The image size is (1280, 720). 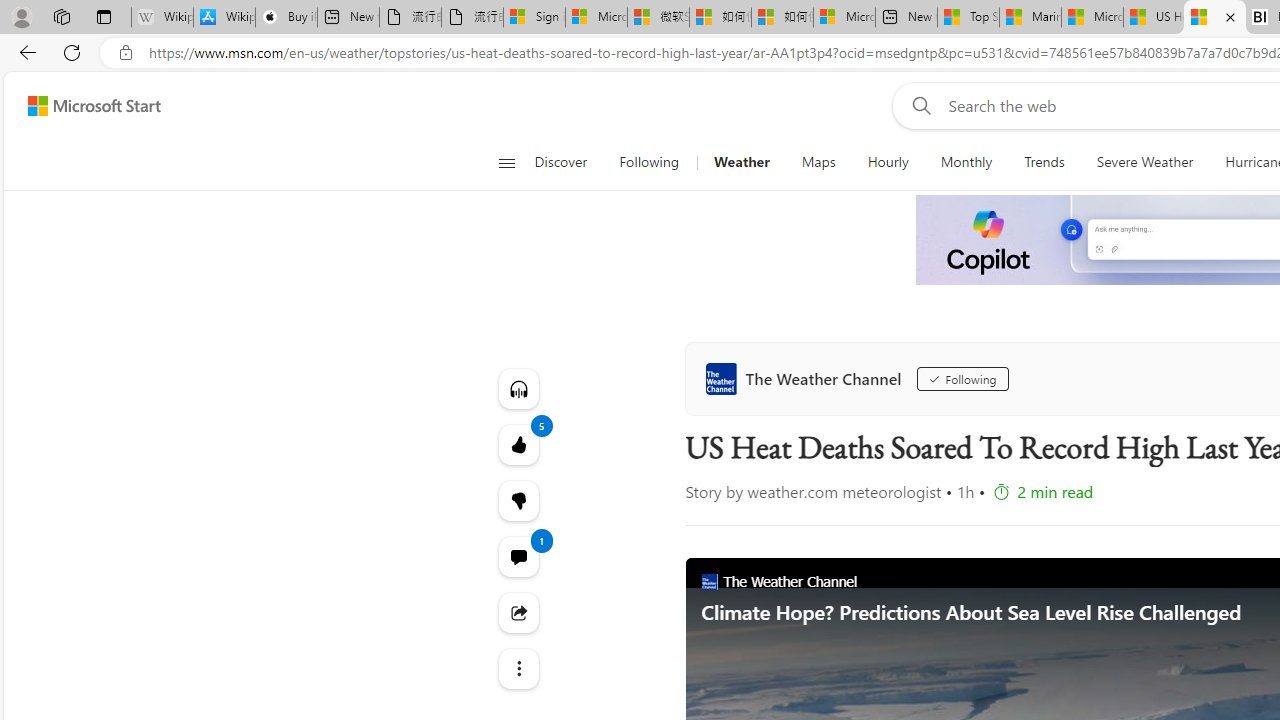 I want to click on 'Class: at-item', so click(x=518, y=668).